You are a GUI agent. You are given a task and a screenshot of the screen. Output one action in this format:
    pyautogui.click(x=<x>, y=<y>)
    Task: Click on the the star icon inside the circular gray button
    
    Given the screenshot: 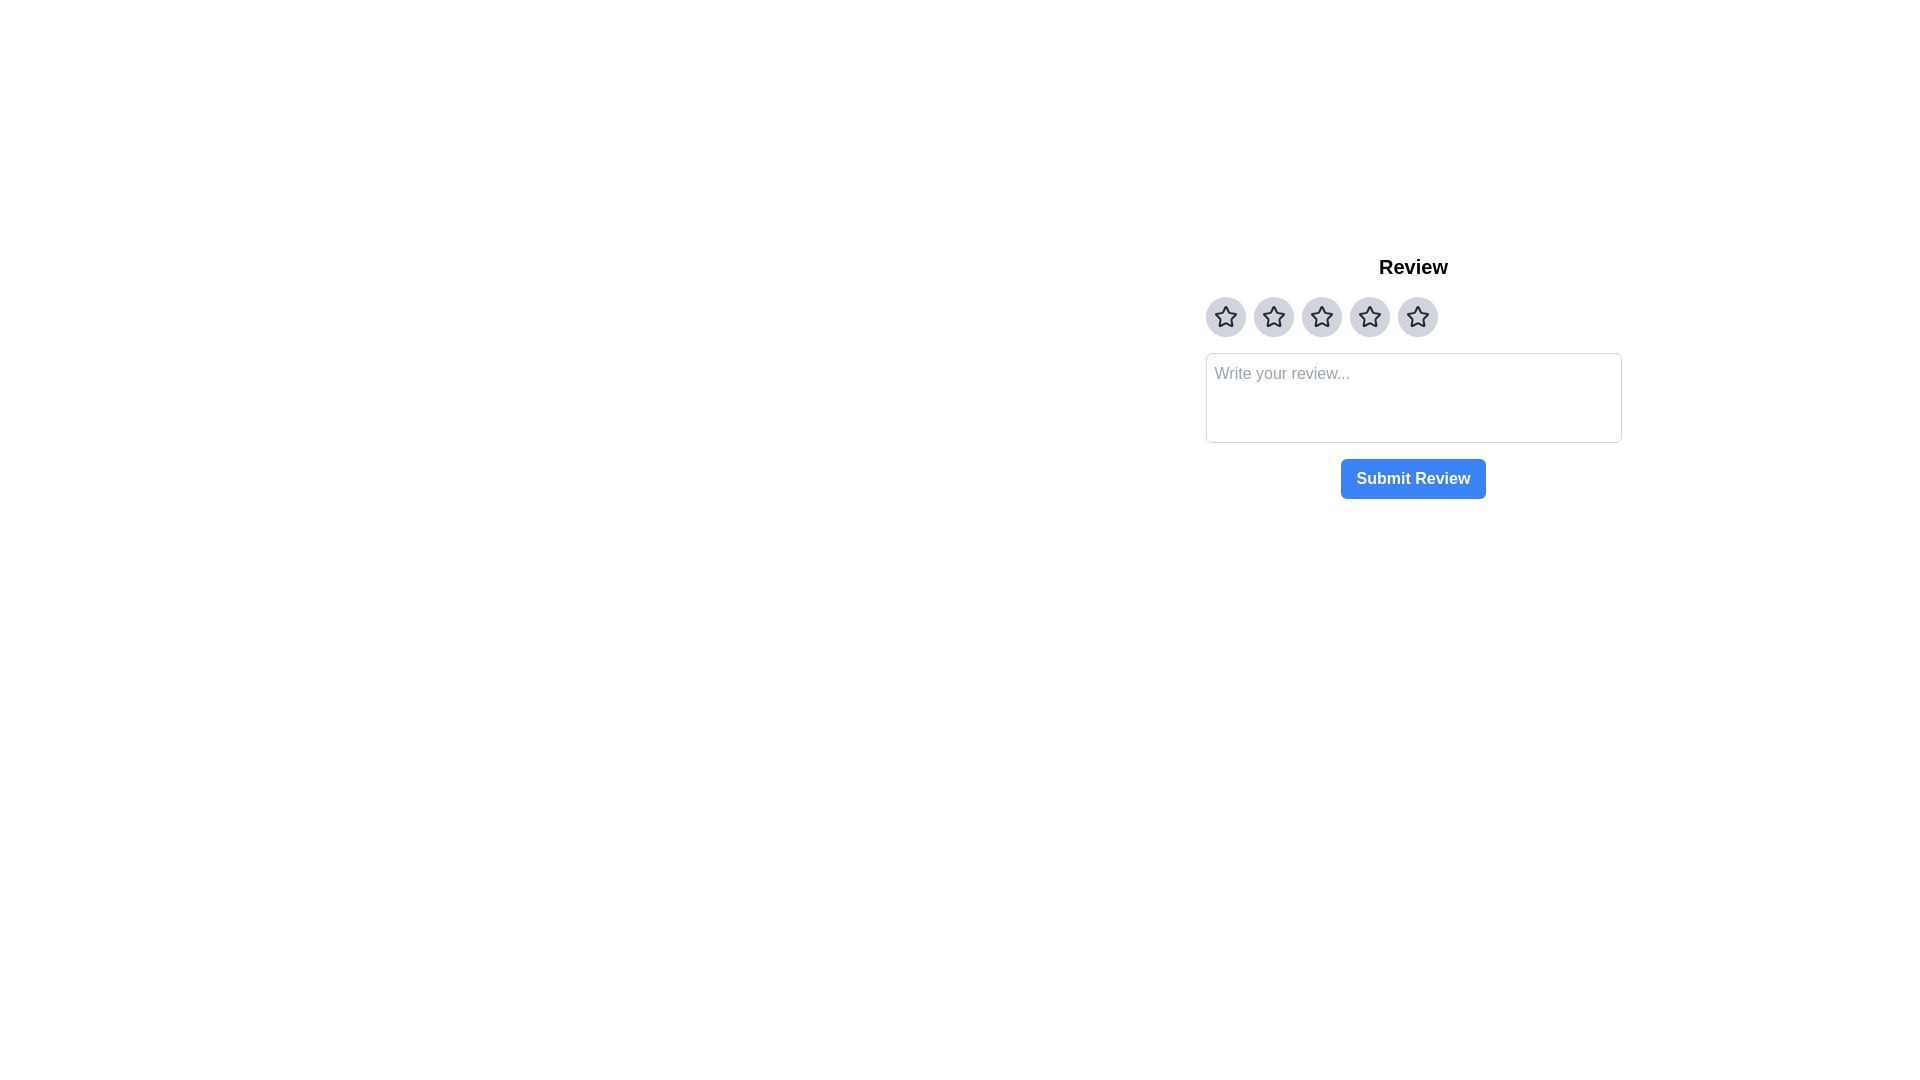 What is the action you would take?
    pyautogui.click(x=1224, y=315)
    